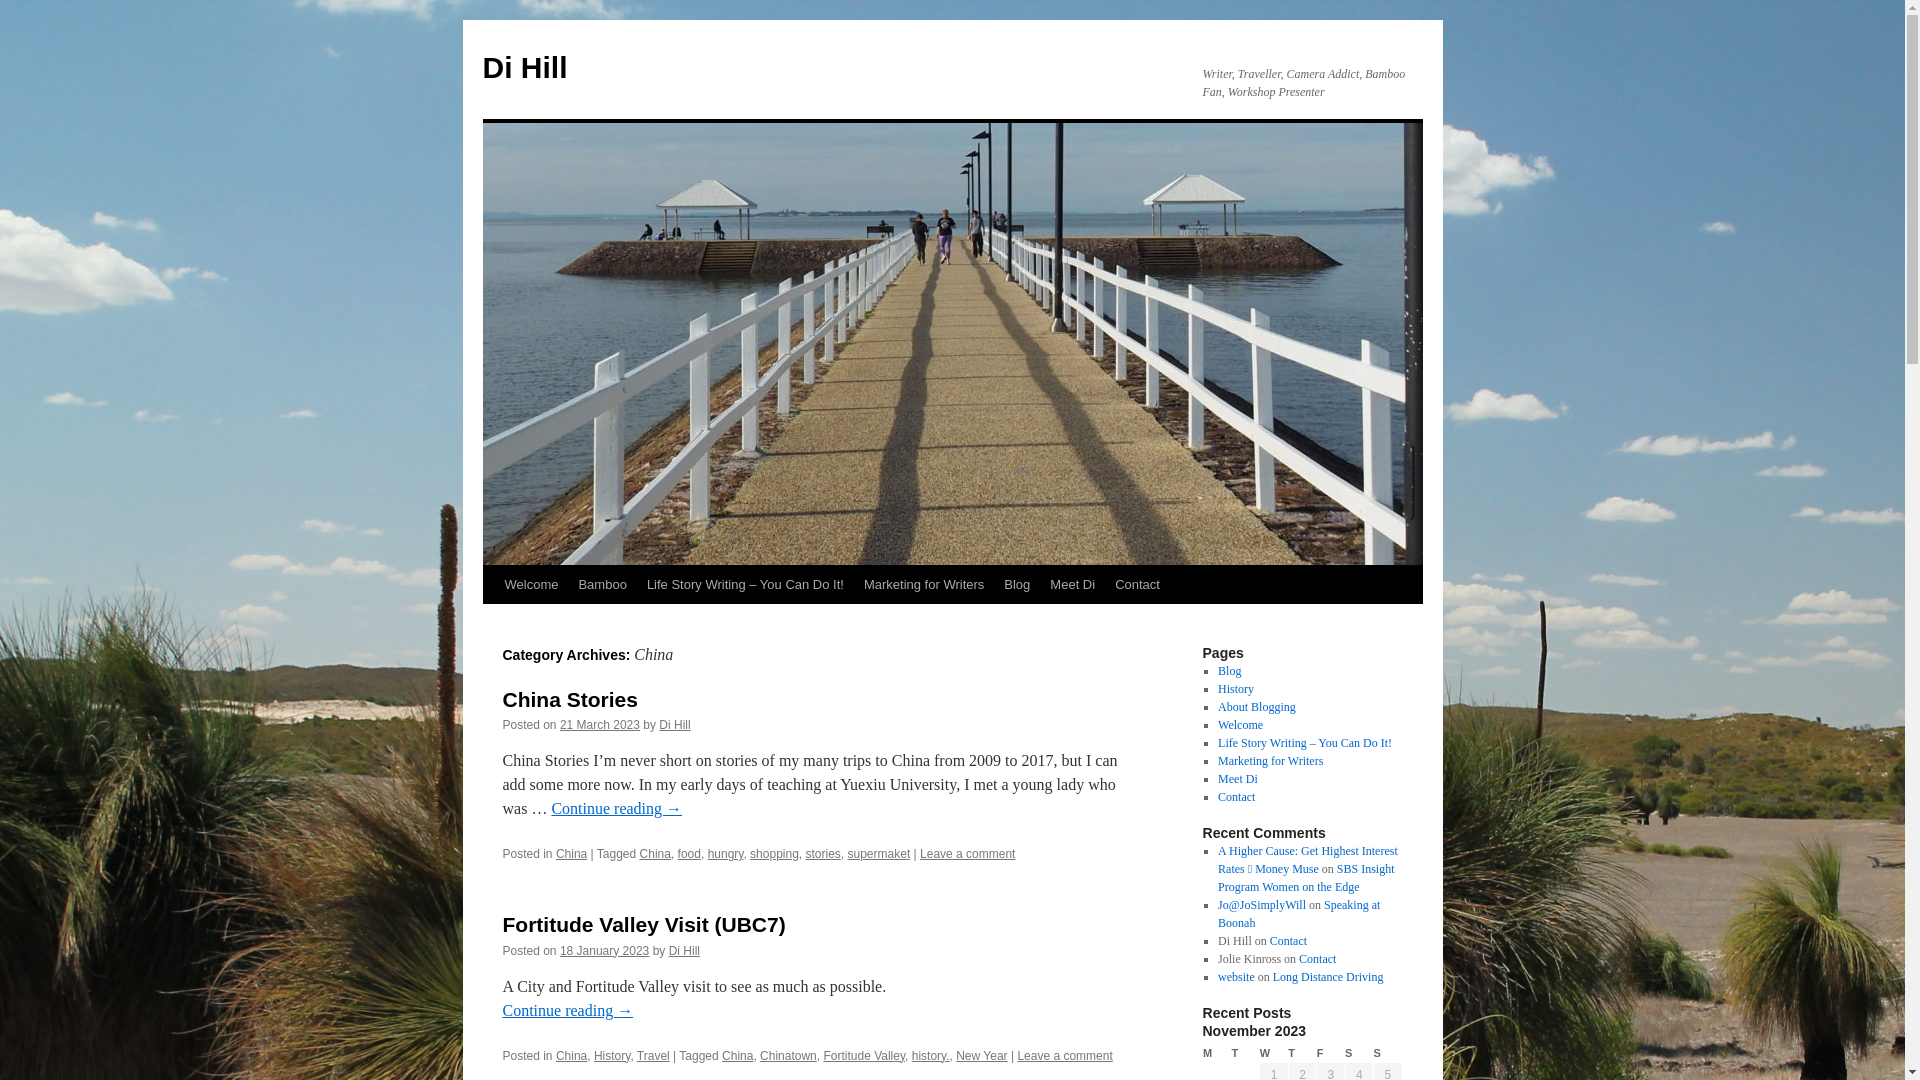  Describe the element at coordinates (653, 1055) in the screenshot. I see `'Travel'` at that location.